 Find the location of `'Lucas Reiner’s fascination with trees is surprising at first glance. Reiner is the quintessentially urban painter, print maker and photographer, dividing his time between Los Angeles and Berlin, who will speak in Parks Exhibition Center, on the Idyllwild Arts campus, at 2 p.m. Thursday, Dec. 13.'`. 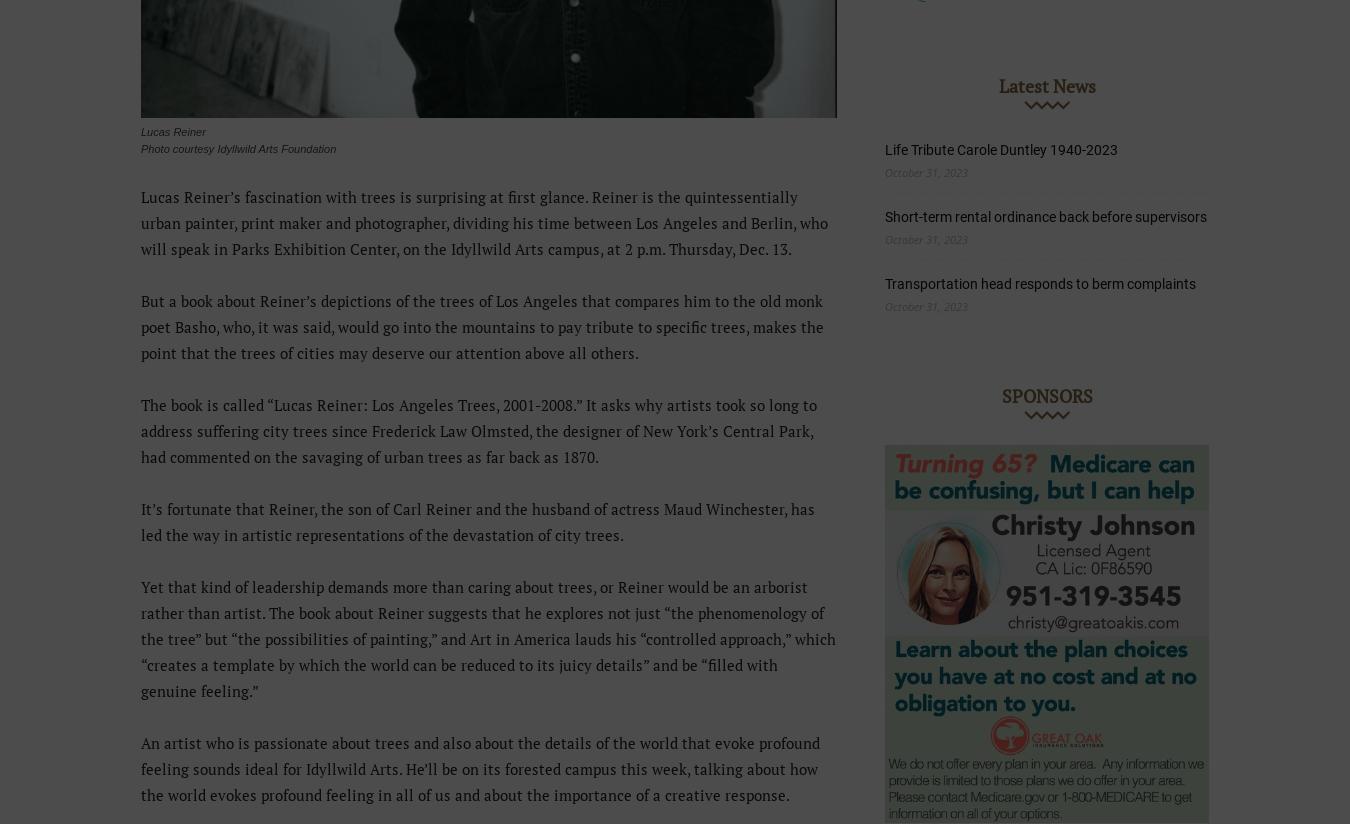

'Lucas Reiner’s fascination with trees is surprising at first glance. Reiner is the quintessentially urban painter, print maker and photographer, dividing his time between Los Angeles and Berlin, who will speak in Parks Exhibition Center, on the Idyllwild Arts campus, at 2 p.m. Thursday, Dec. 13.' is located at coordinates (483, 221).